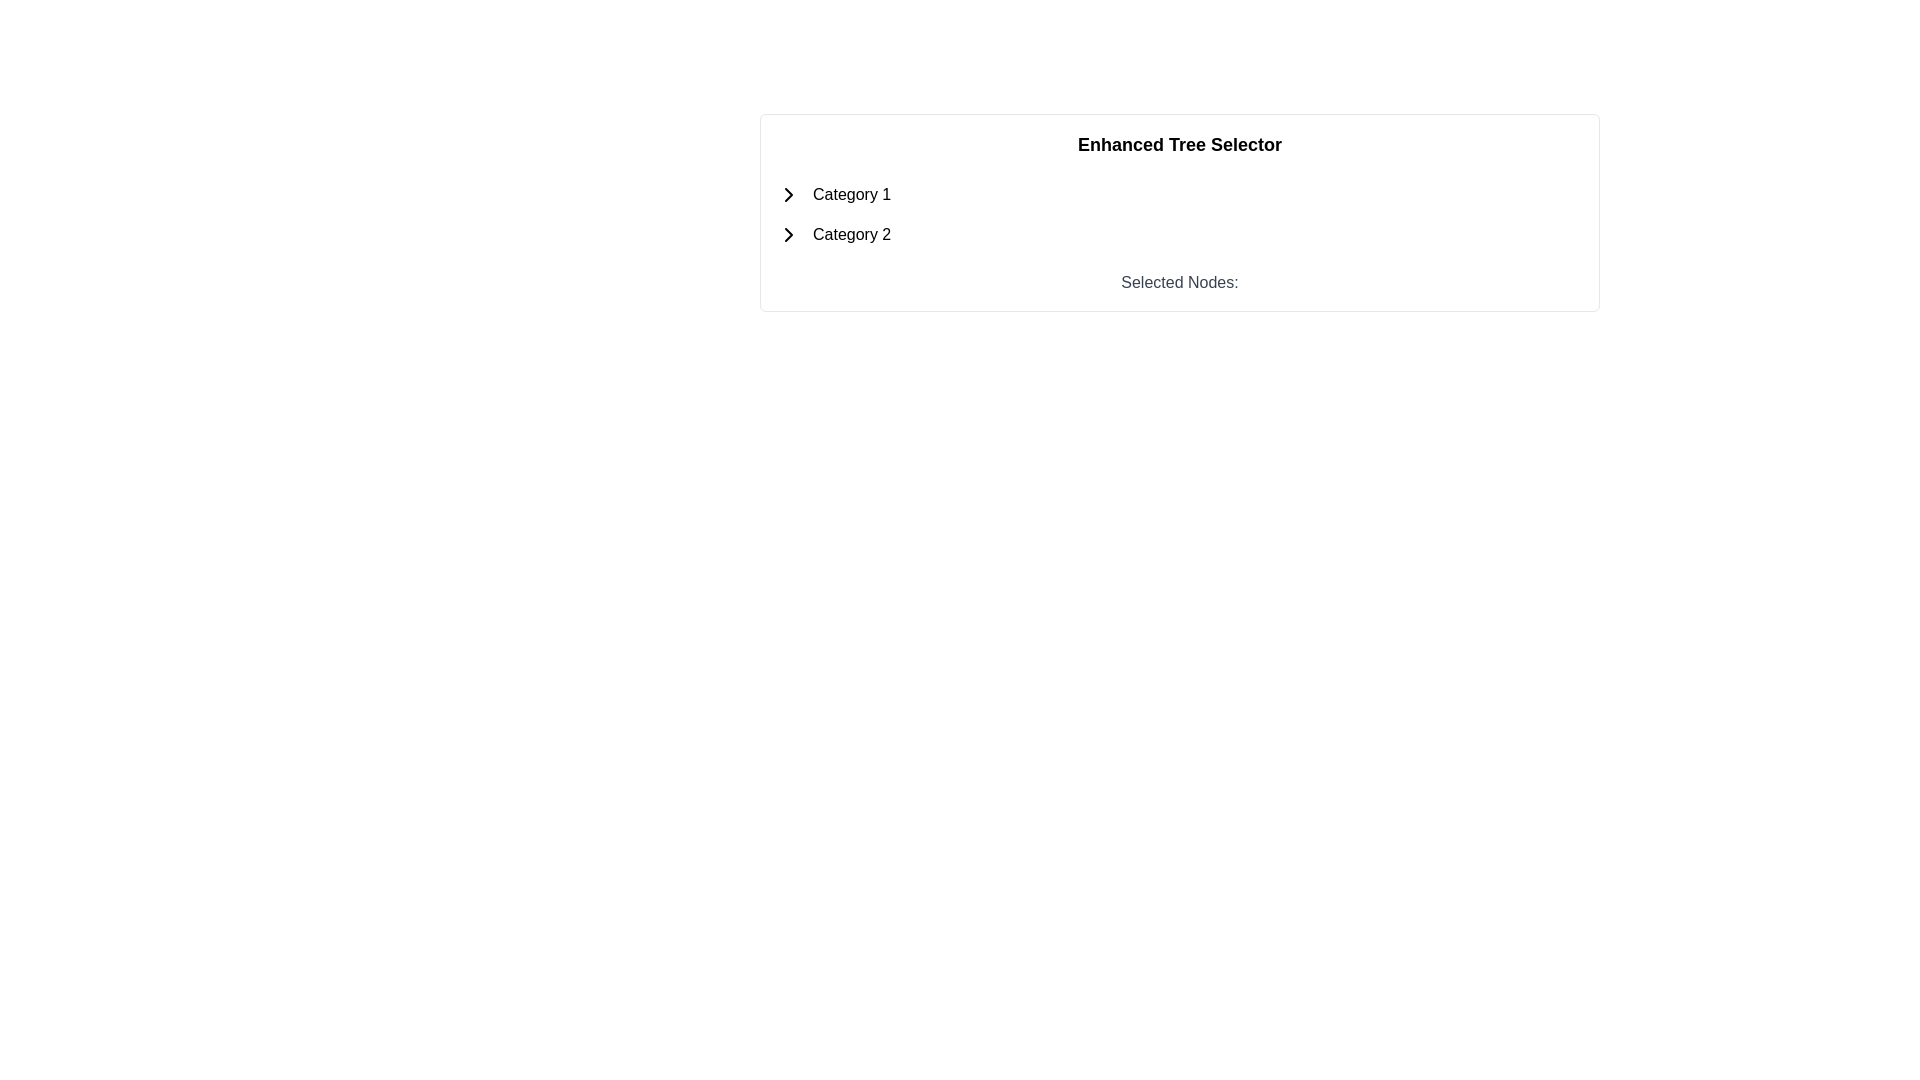  What do you see at coordinates (1180, 144) in the screenshot?
I see `text label that says 'Enhanced Tree Selector', which is styled boldly and positioned at the top-center of the section` at bounding box center [1180, 144].